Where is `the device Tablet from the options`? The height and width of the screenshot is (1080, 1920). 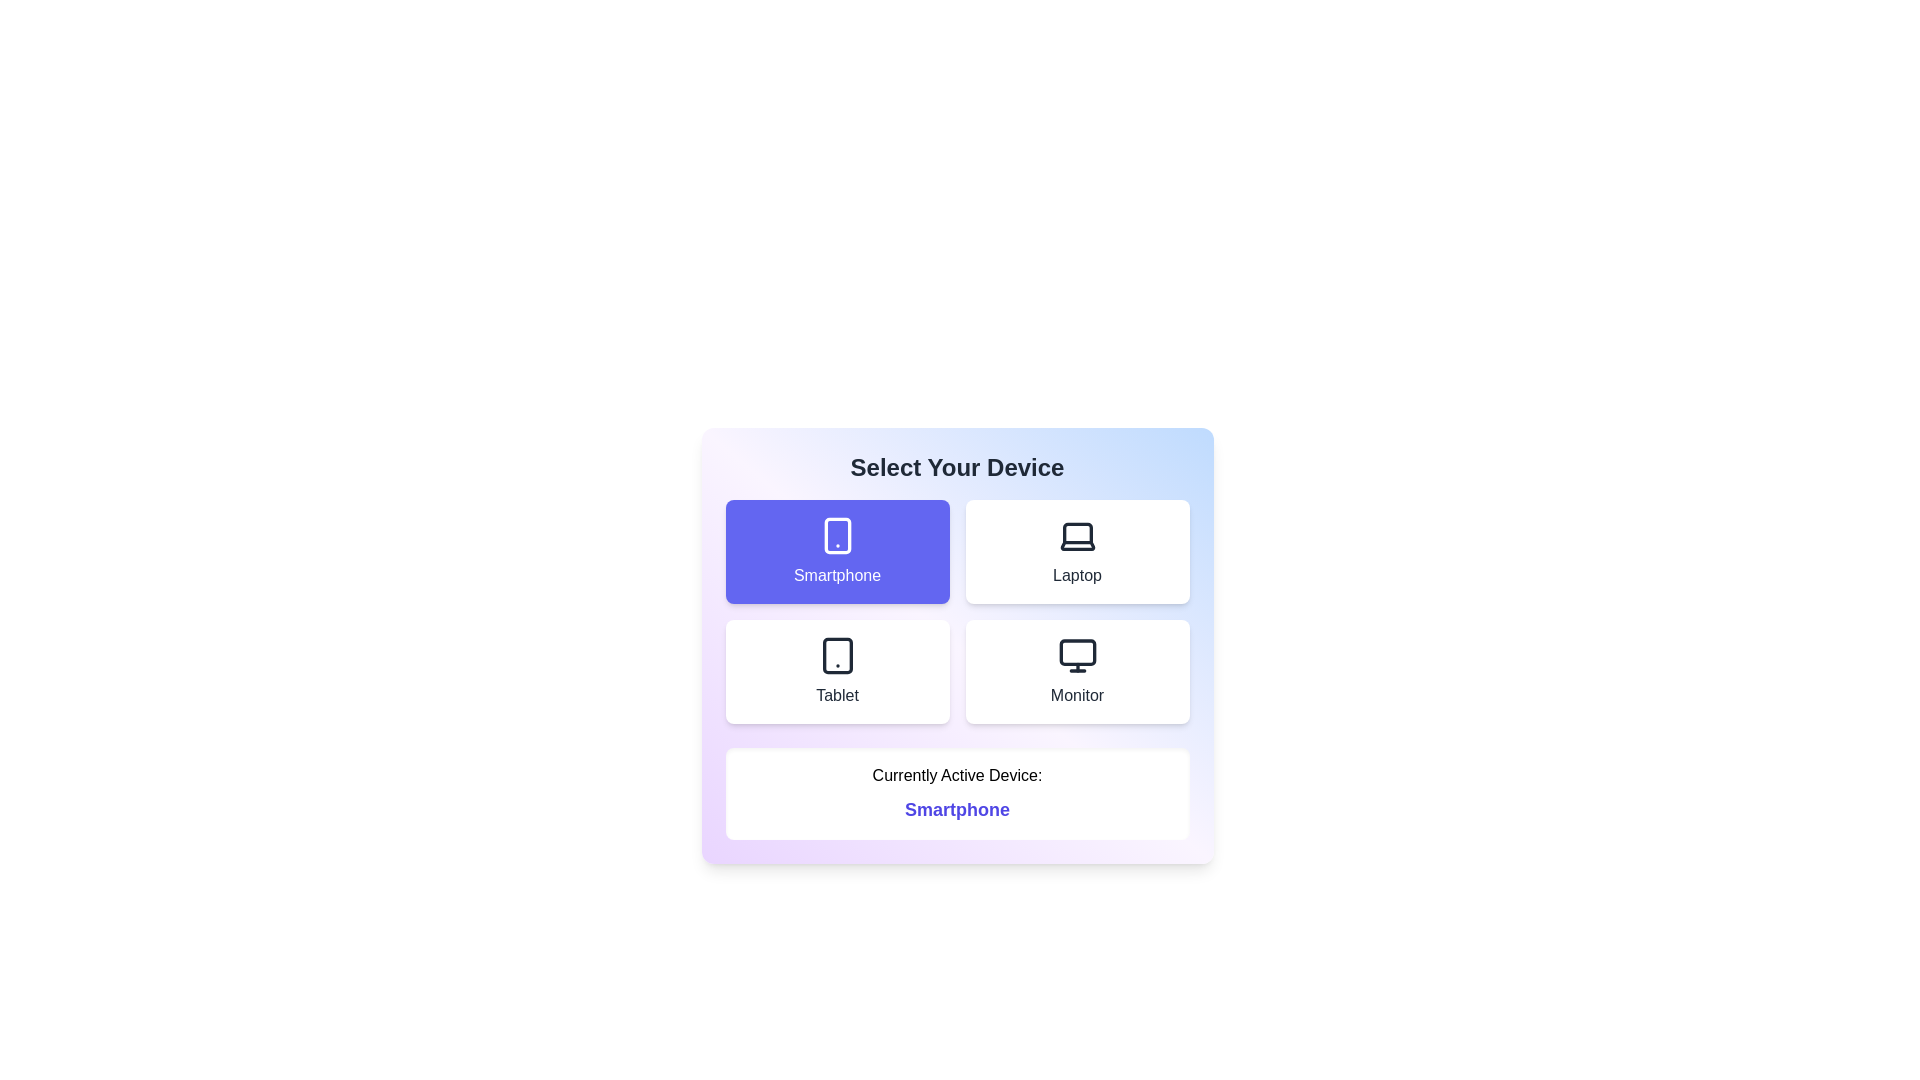
the device Tablet from the options is located at coordinates (837, 671).